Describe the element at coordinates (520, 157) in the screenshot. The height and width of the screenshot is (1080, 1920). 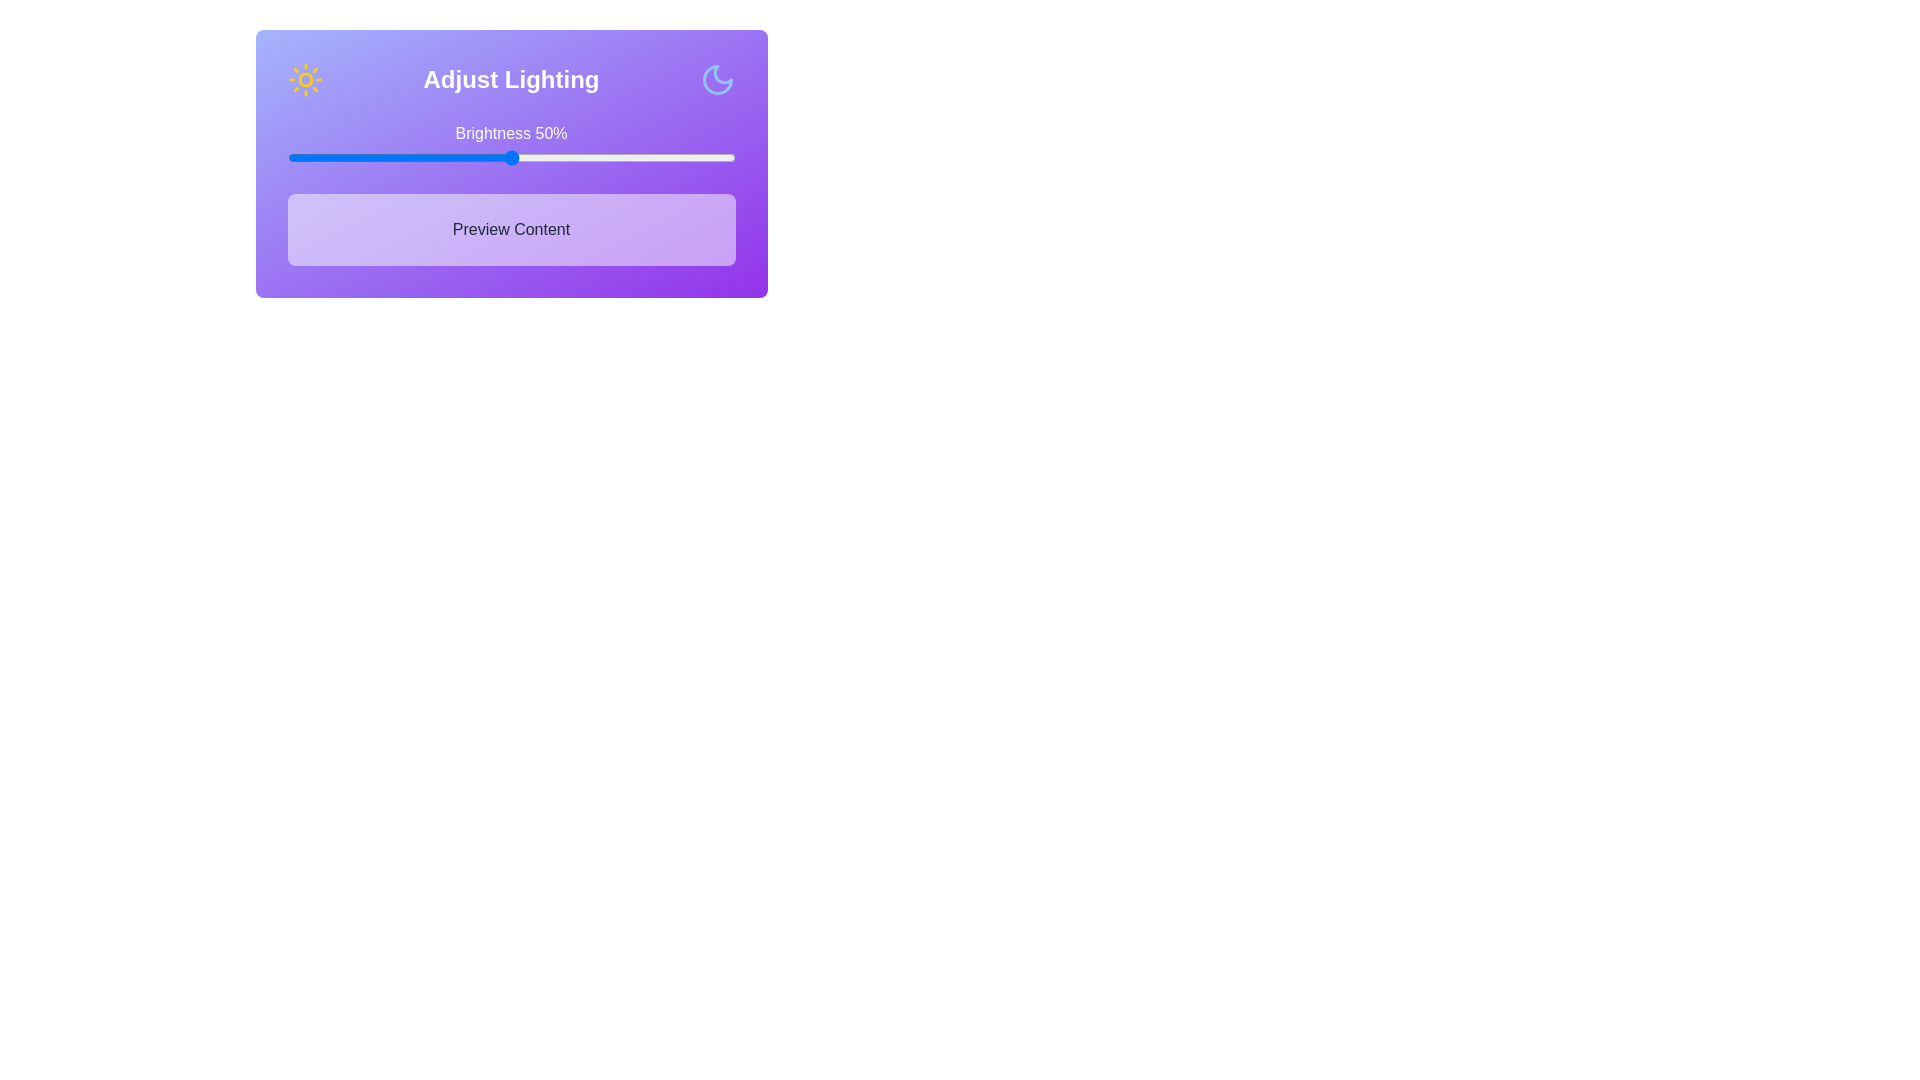
I see `the brightness slider to 52% to observe changes in the 'Preview Content' section` at that location.